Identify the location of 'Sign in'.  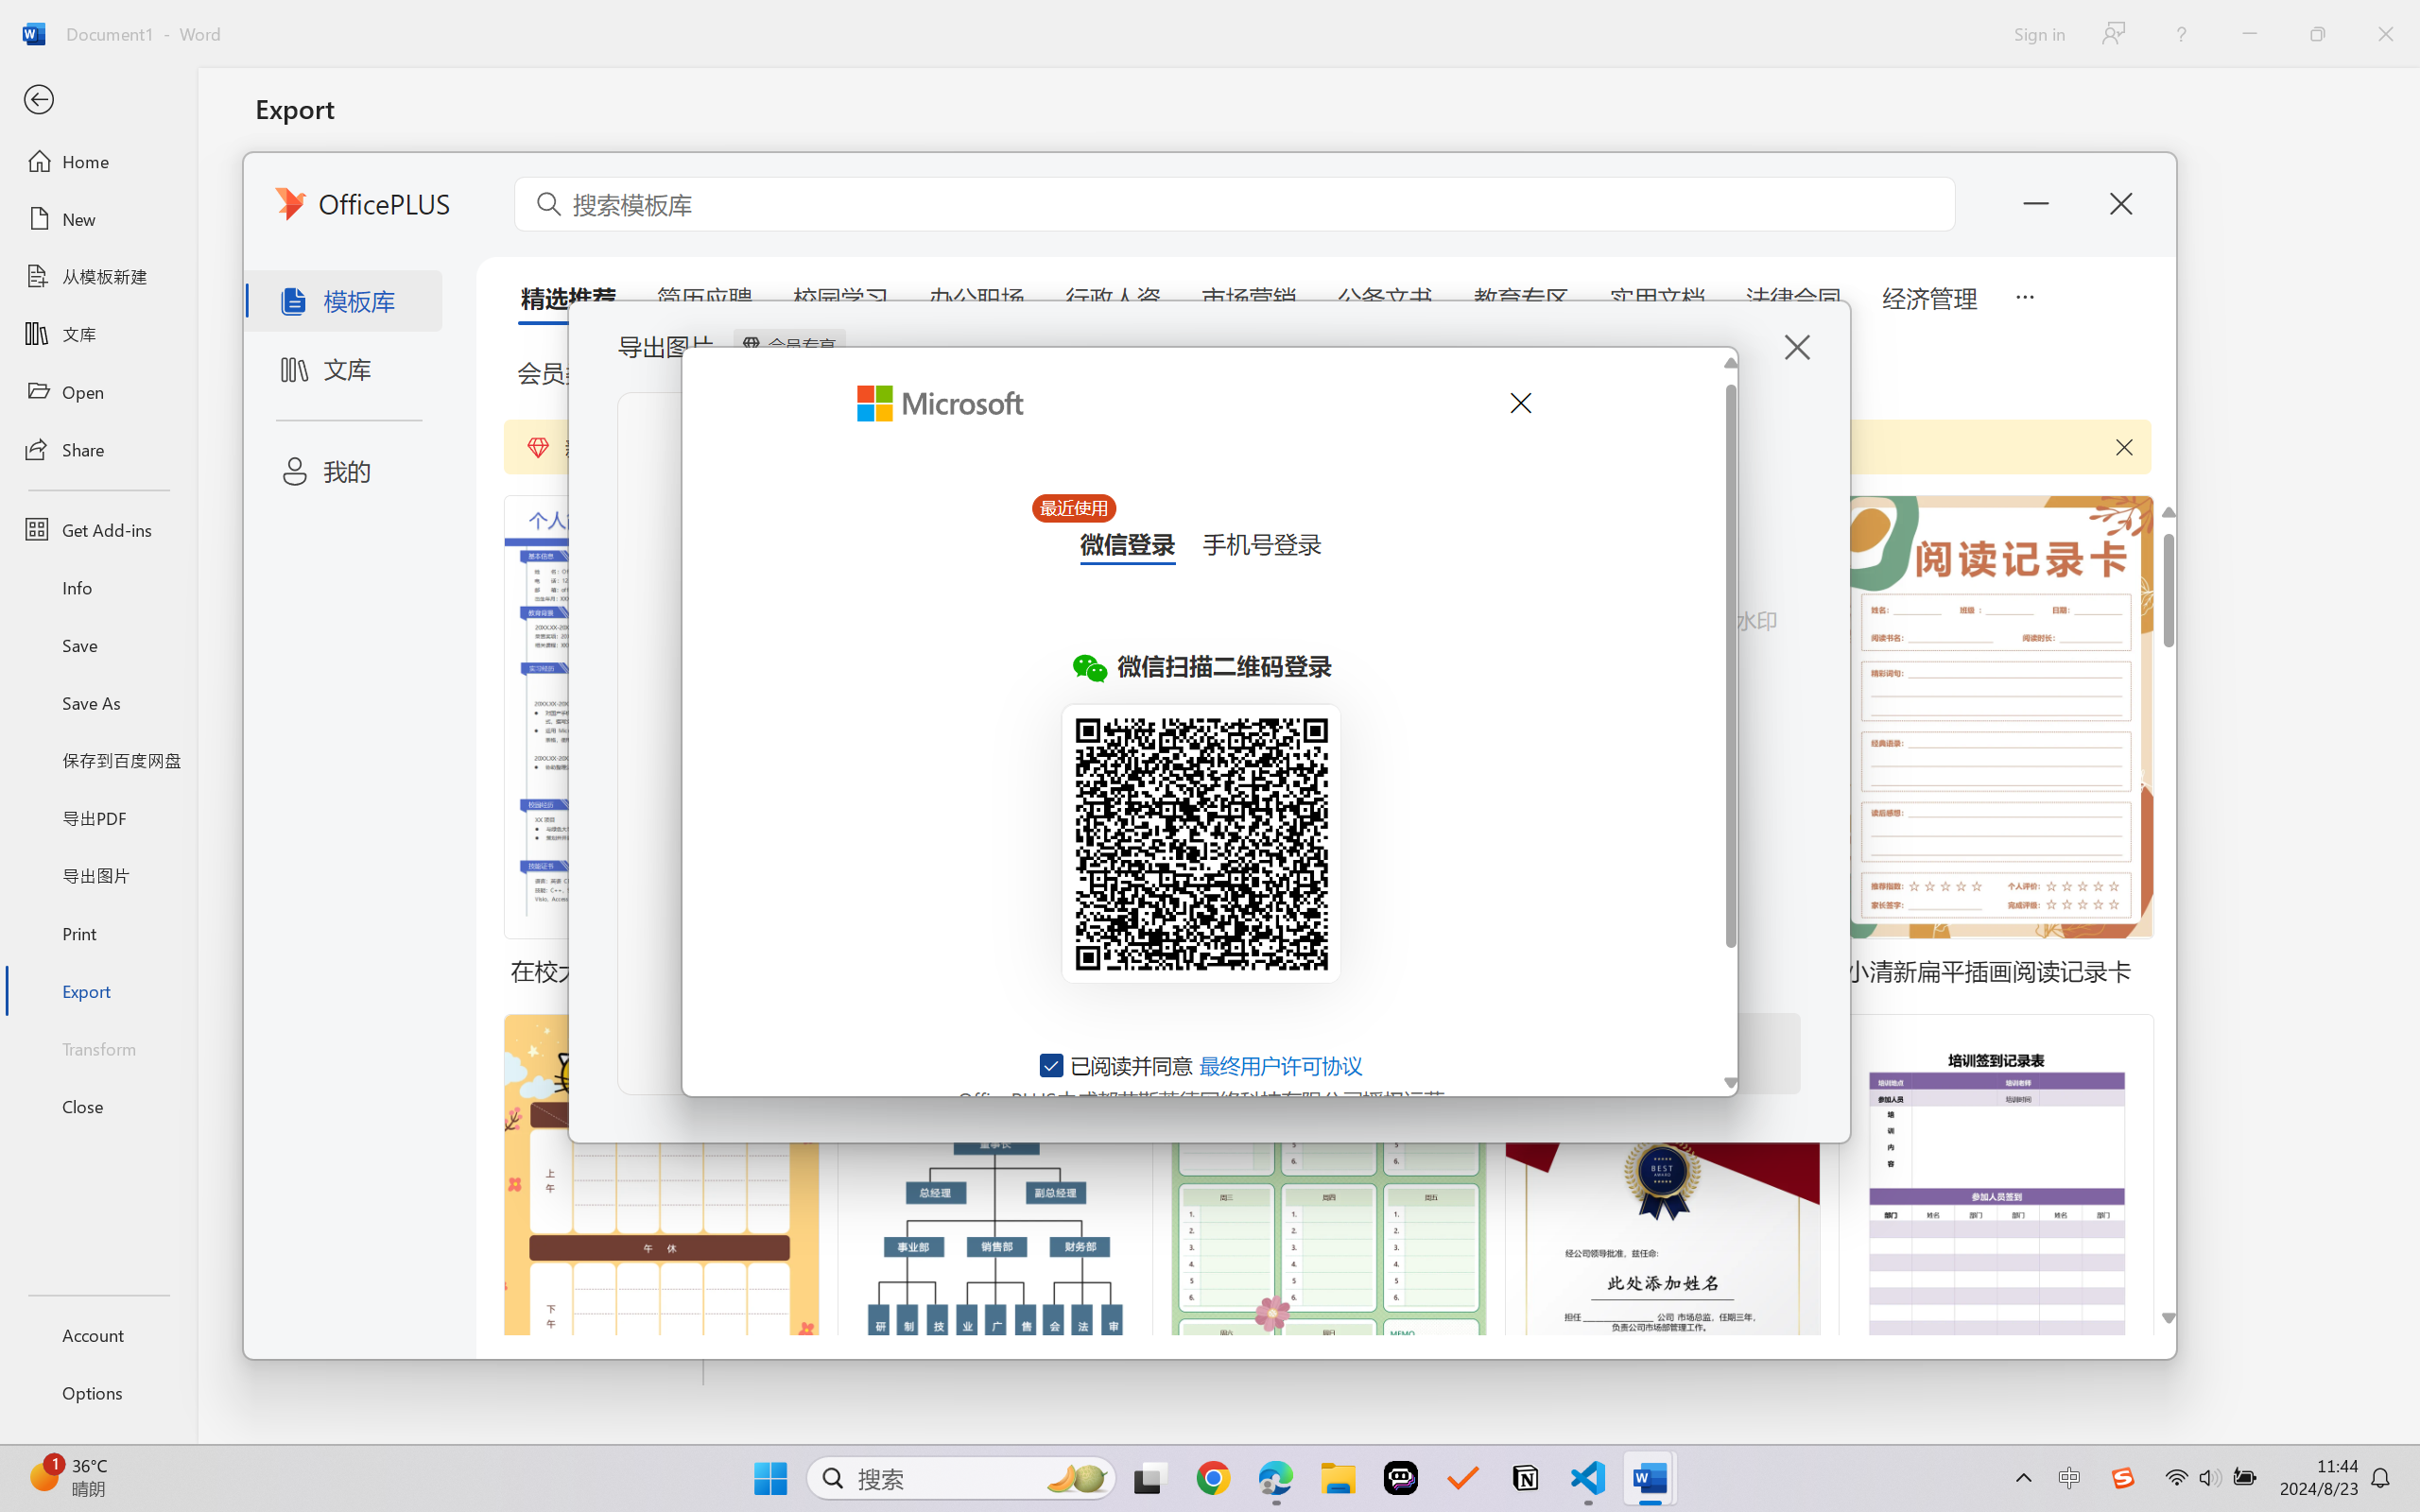
(2037, 33).